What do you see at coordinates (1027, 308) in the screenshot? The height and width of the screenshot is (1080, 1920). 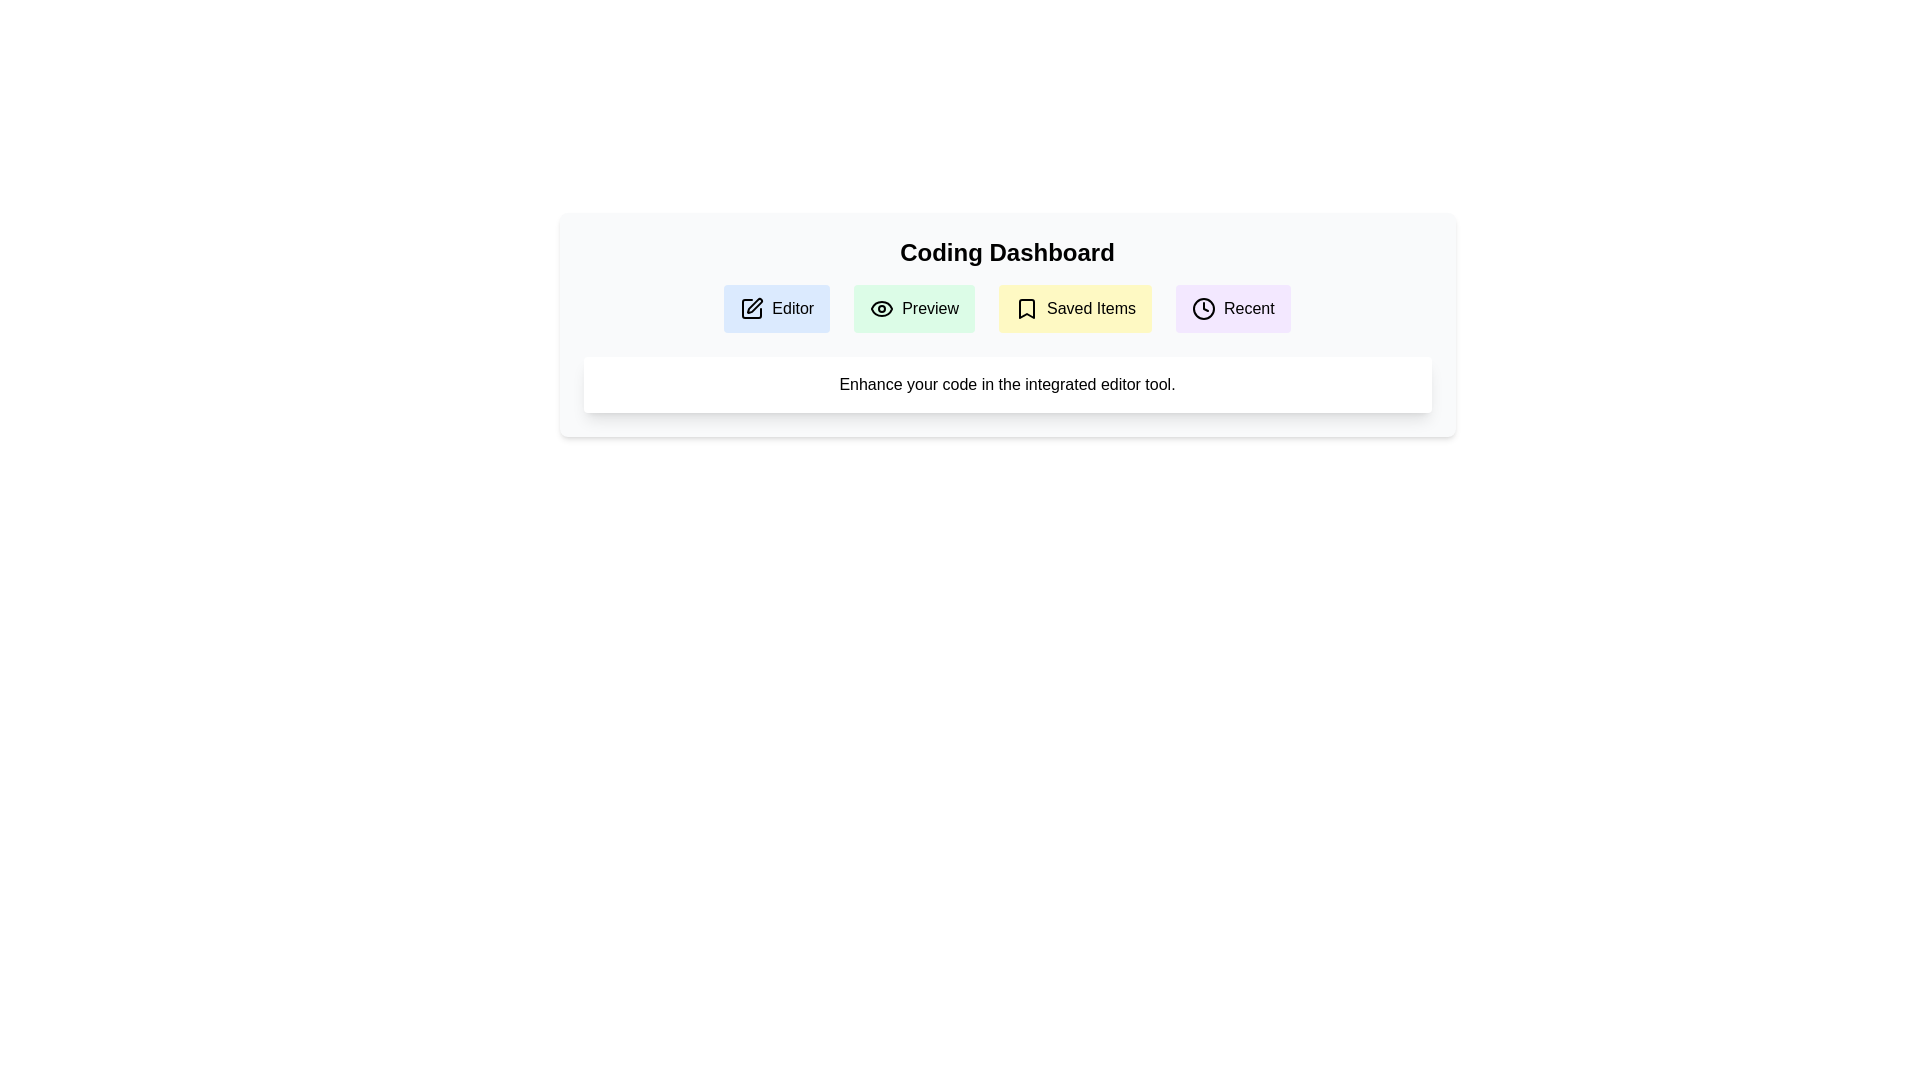 I see `the 'Saved Items' button icon` at bounding box center [1027, 308].